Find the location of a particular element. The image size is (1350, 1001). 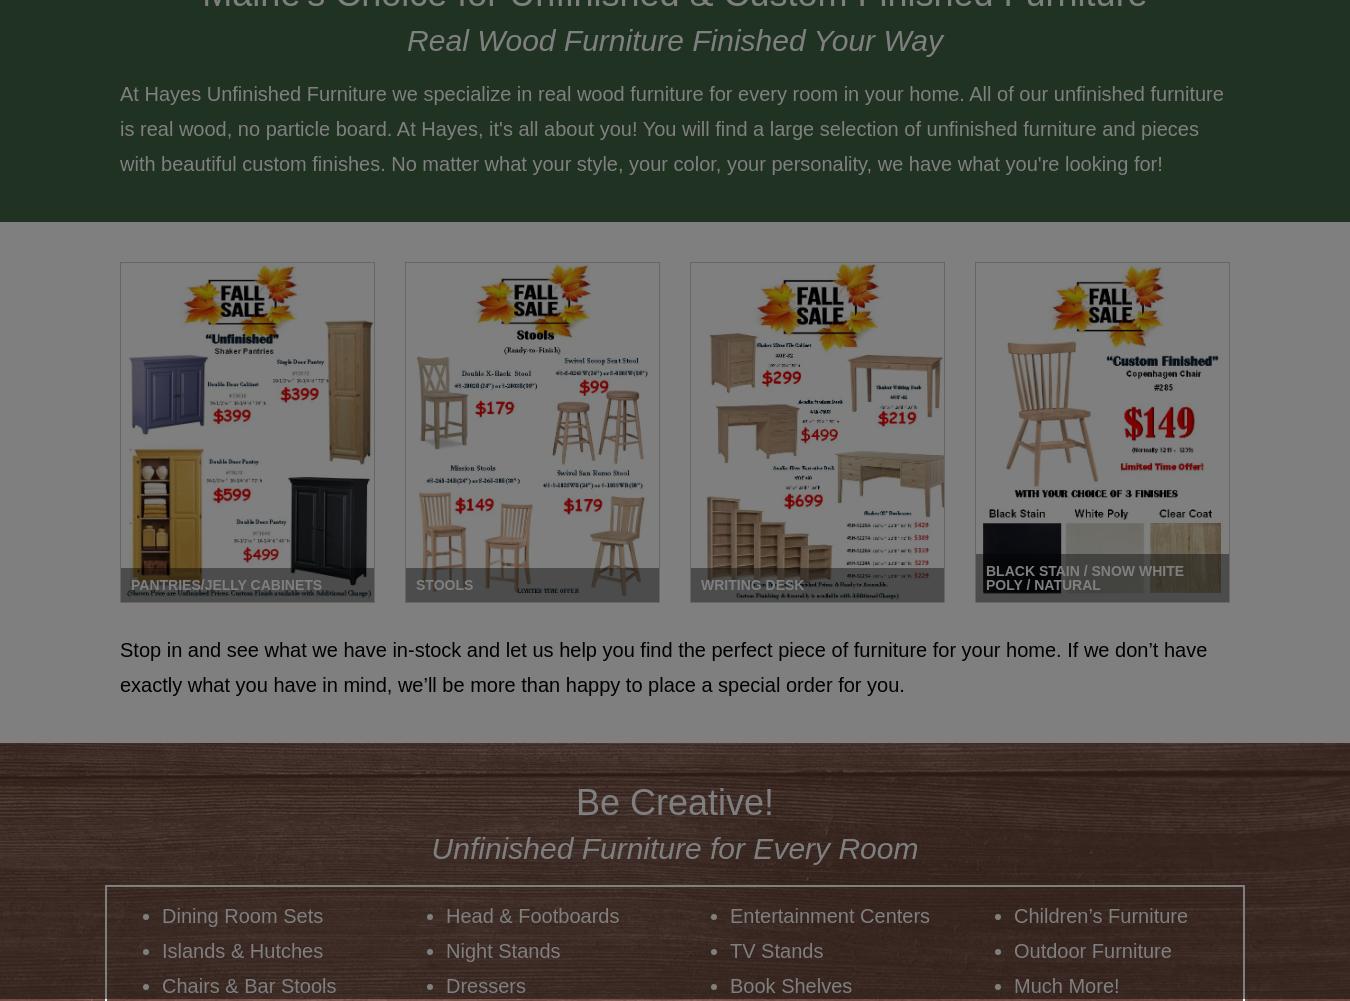

'Stop in and see what we have in-stock and let us help you find the perfect piece of furniture for your home. If we don’t have exactly 
                        what you have in mind, we’ll be more than happy to place a special order for you.' is located at coordinates (663, 665).